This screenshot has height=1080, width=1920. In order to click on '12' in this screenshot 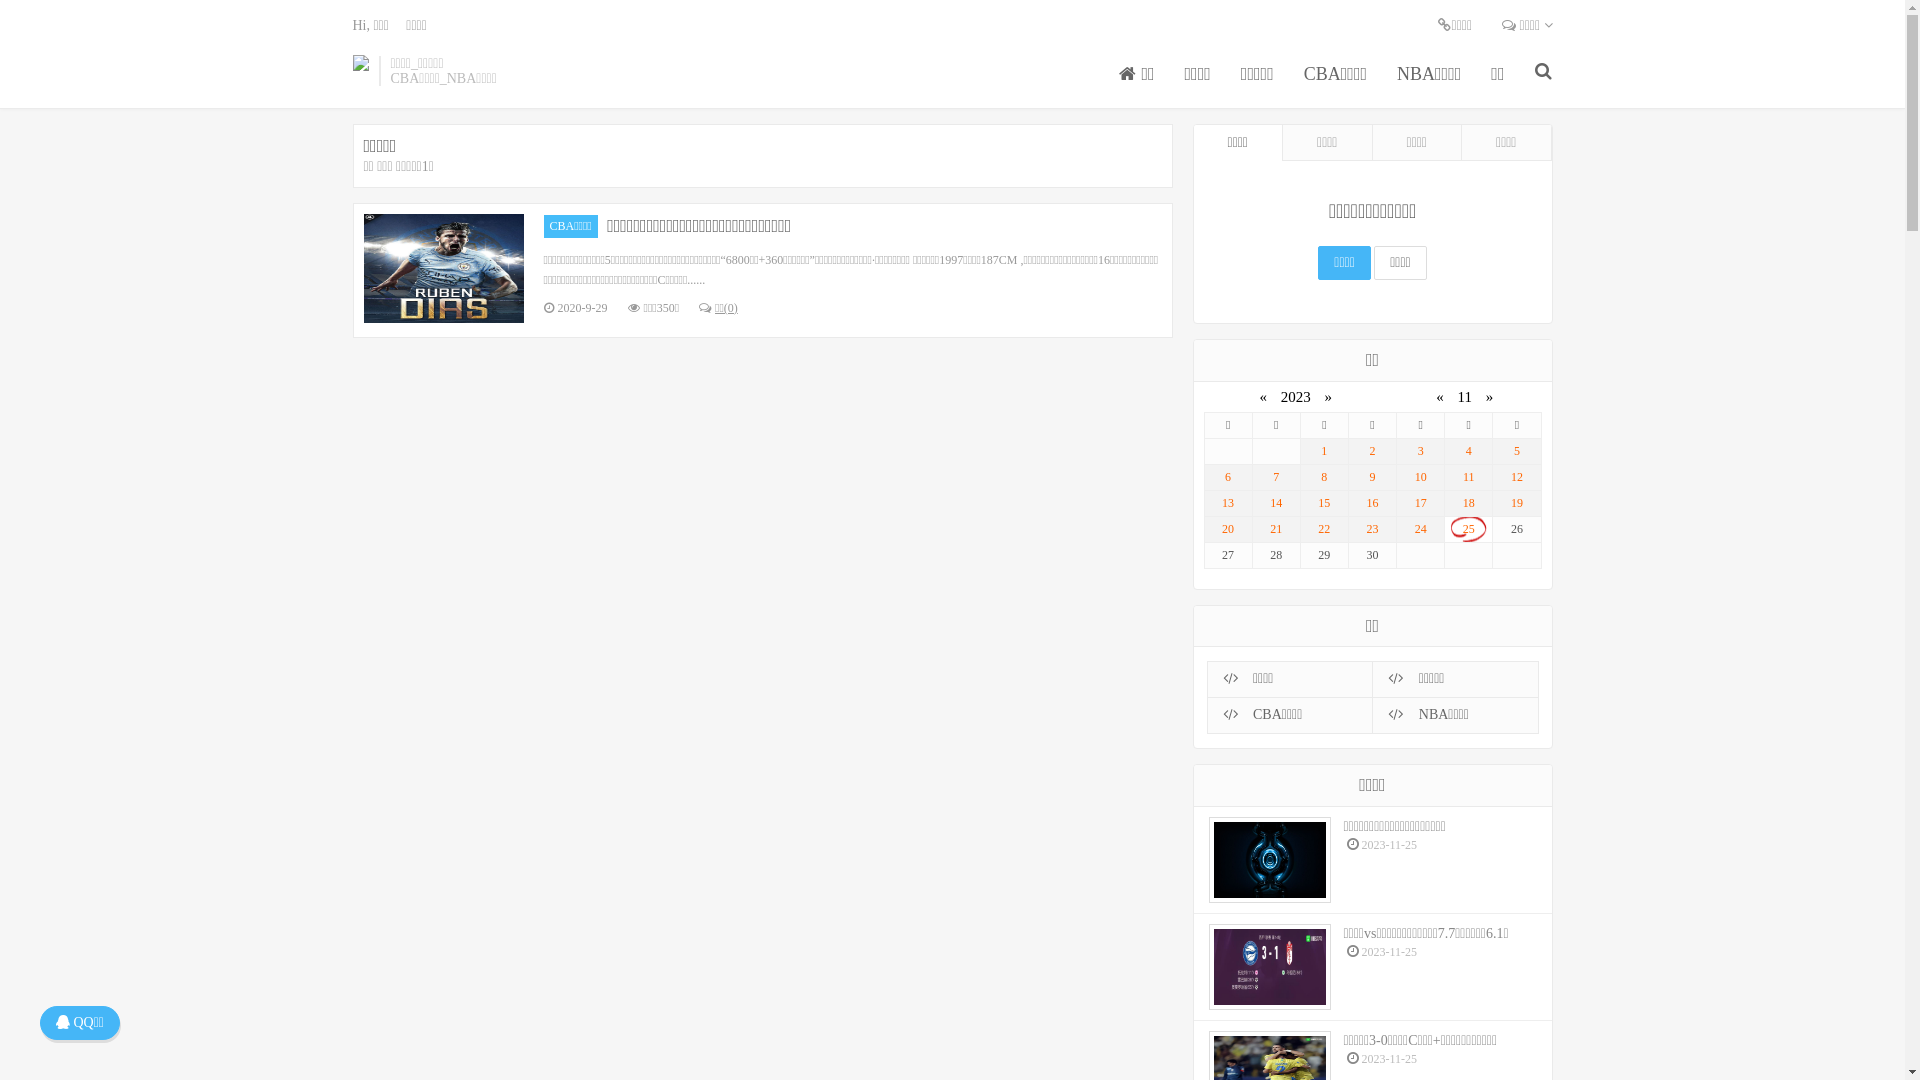, I will do `click(1516, 477)`.